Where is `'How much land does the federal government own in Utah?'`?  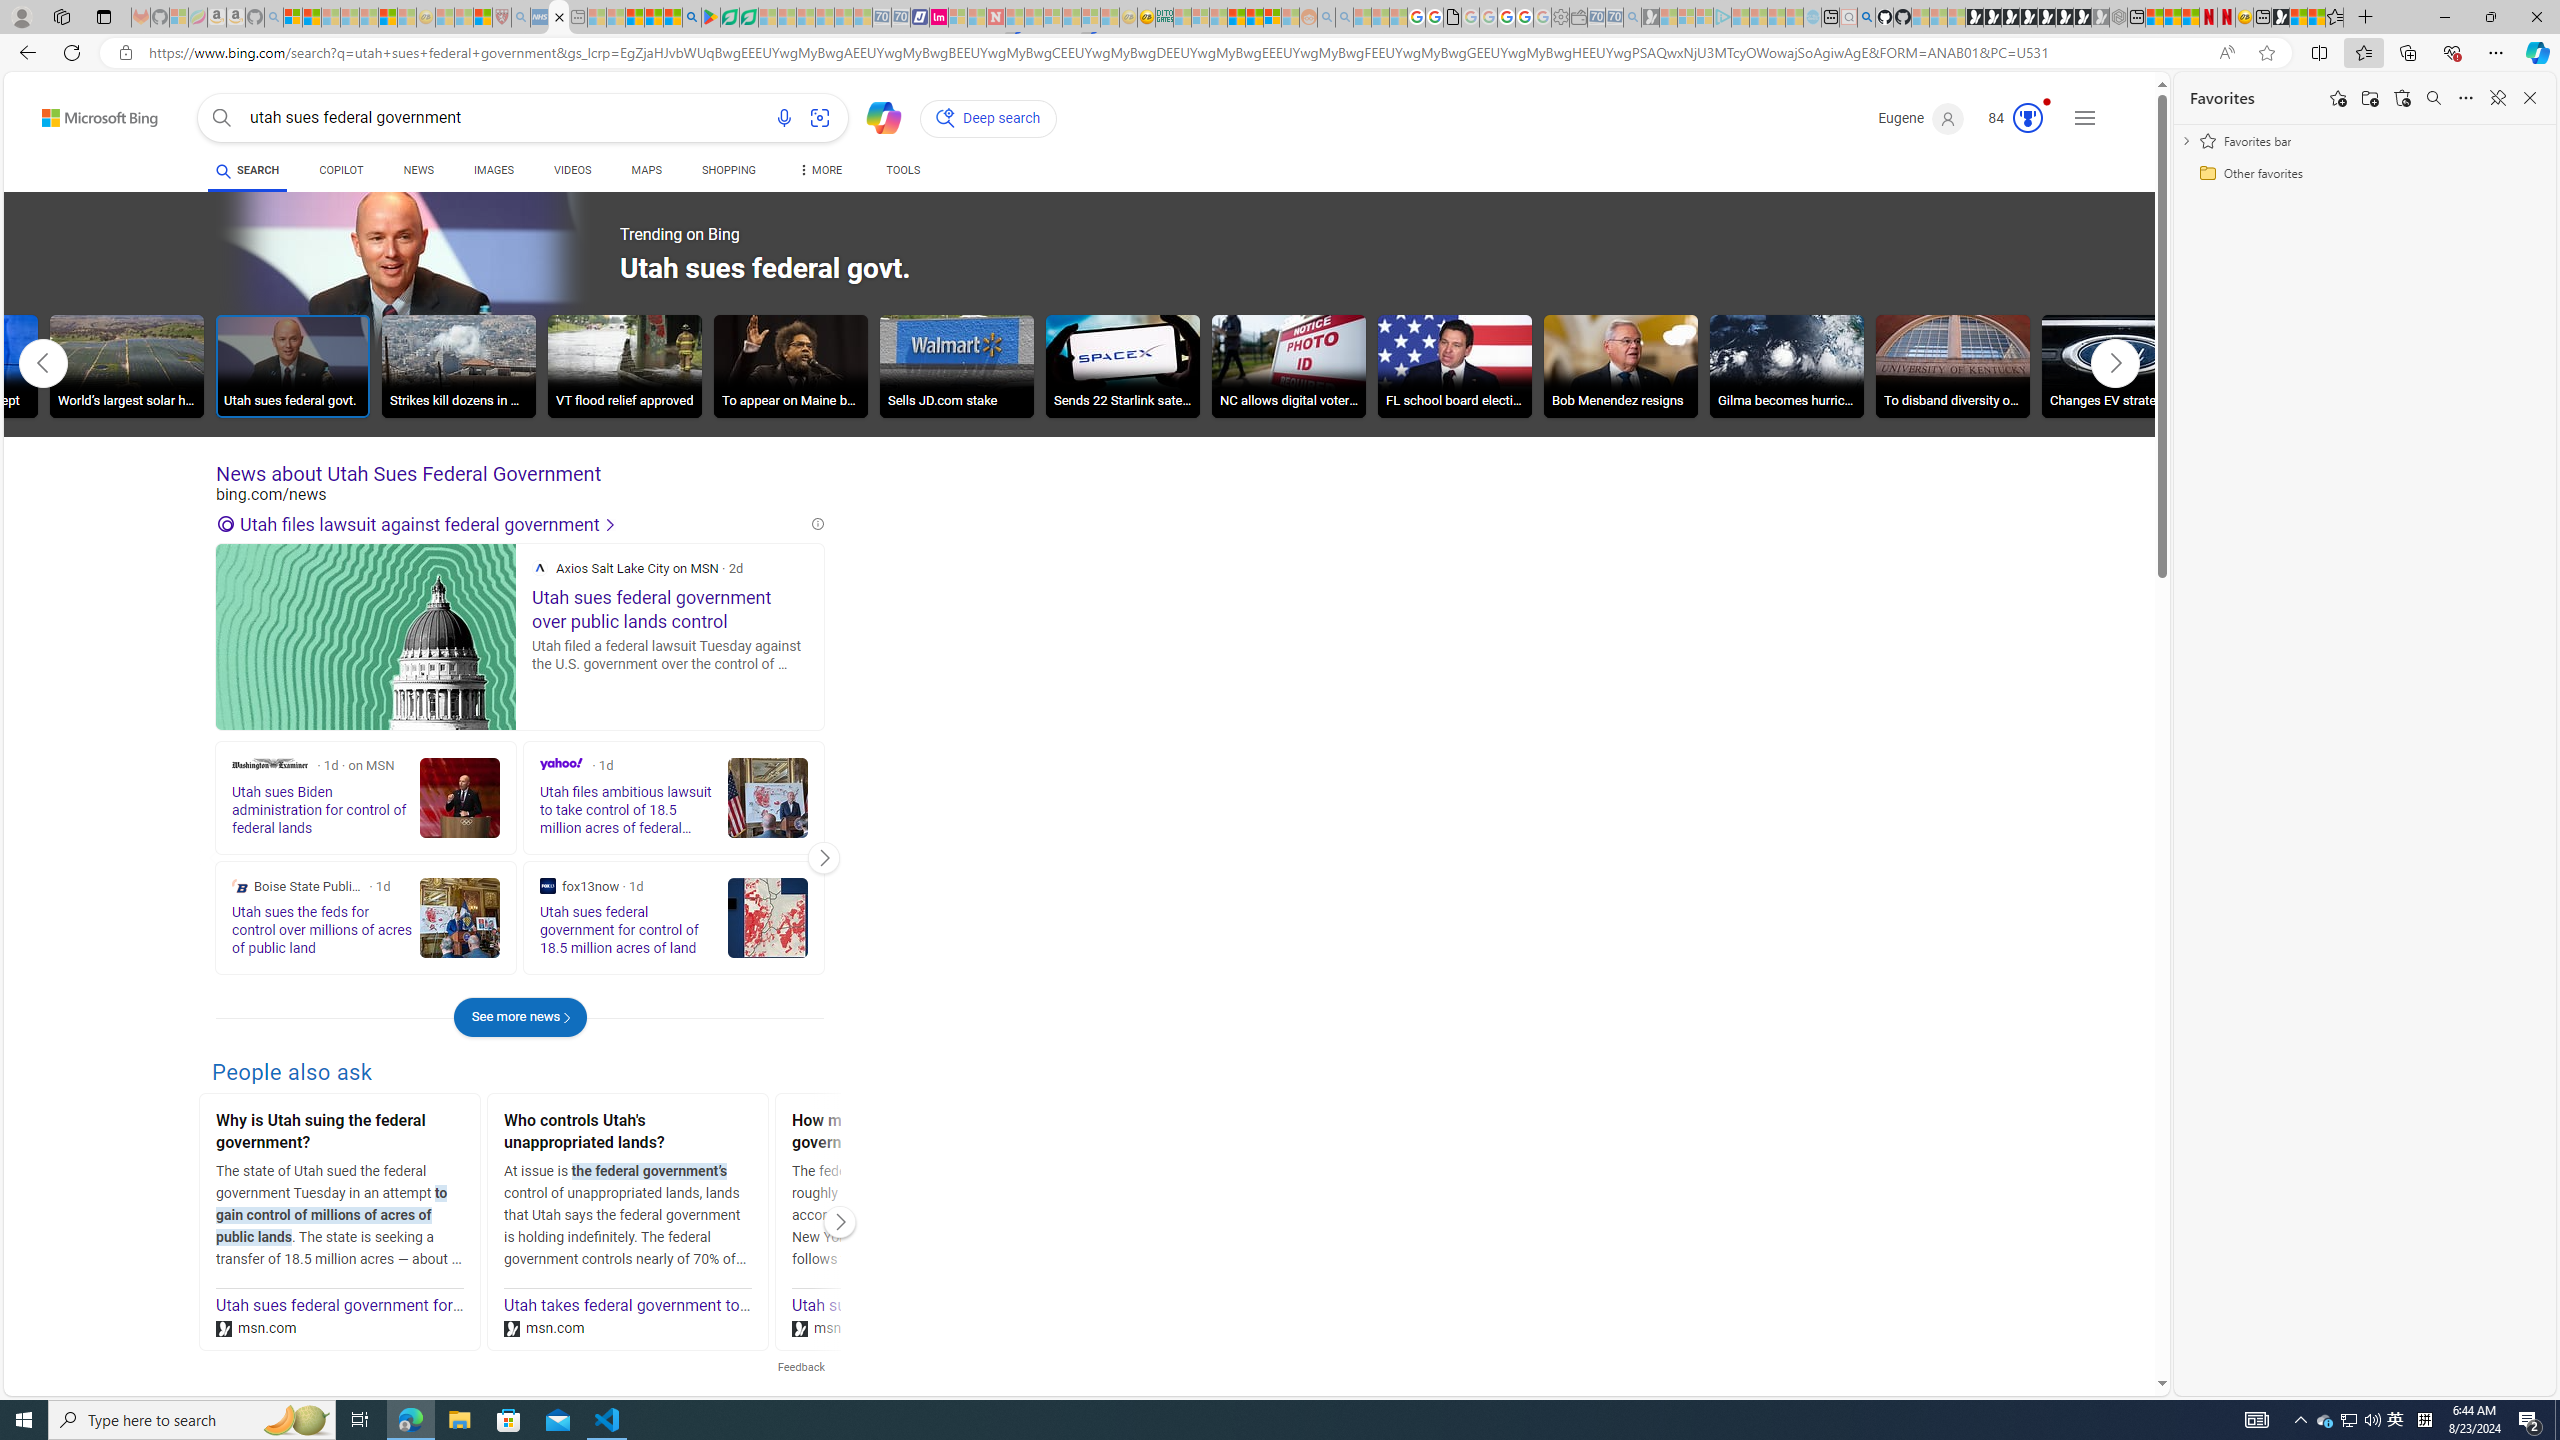 'How much land does the federal government own in Utah?' is located at coordinates (914, 1133).